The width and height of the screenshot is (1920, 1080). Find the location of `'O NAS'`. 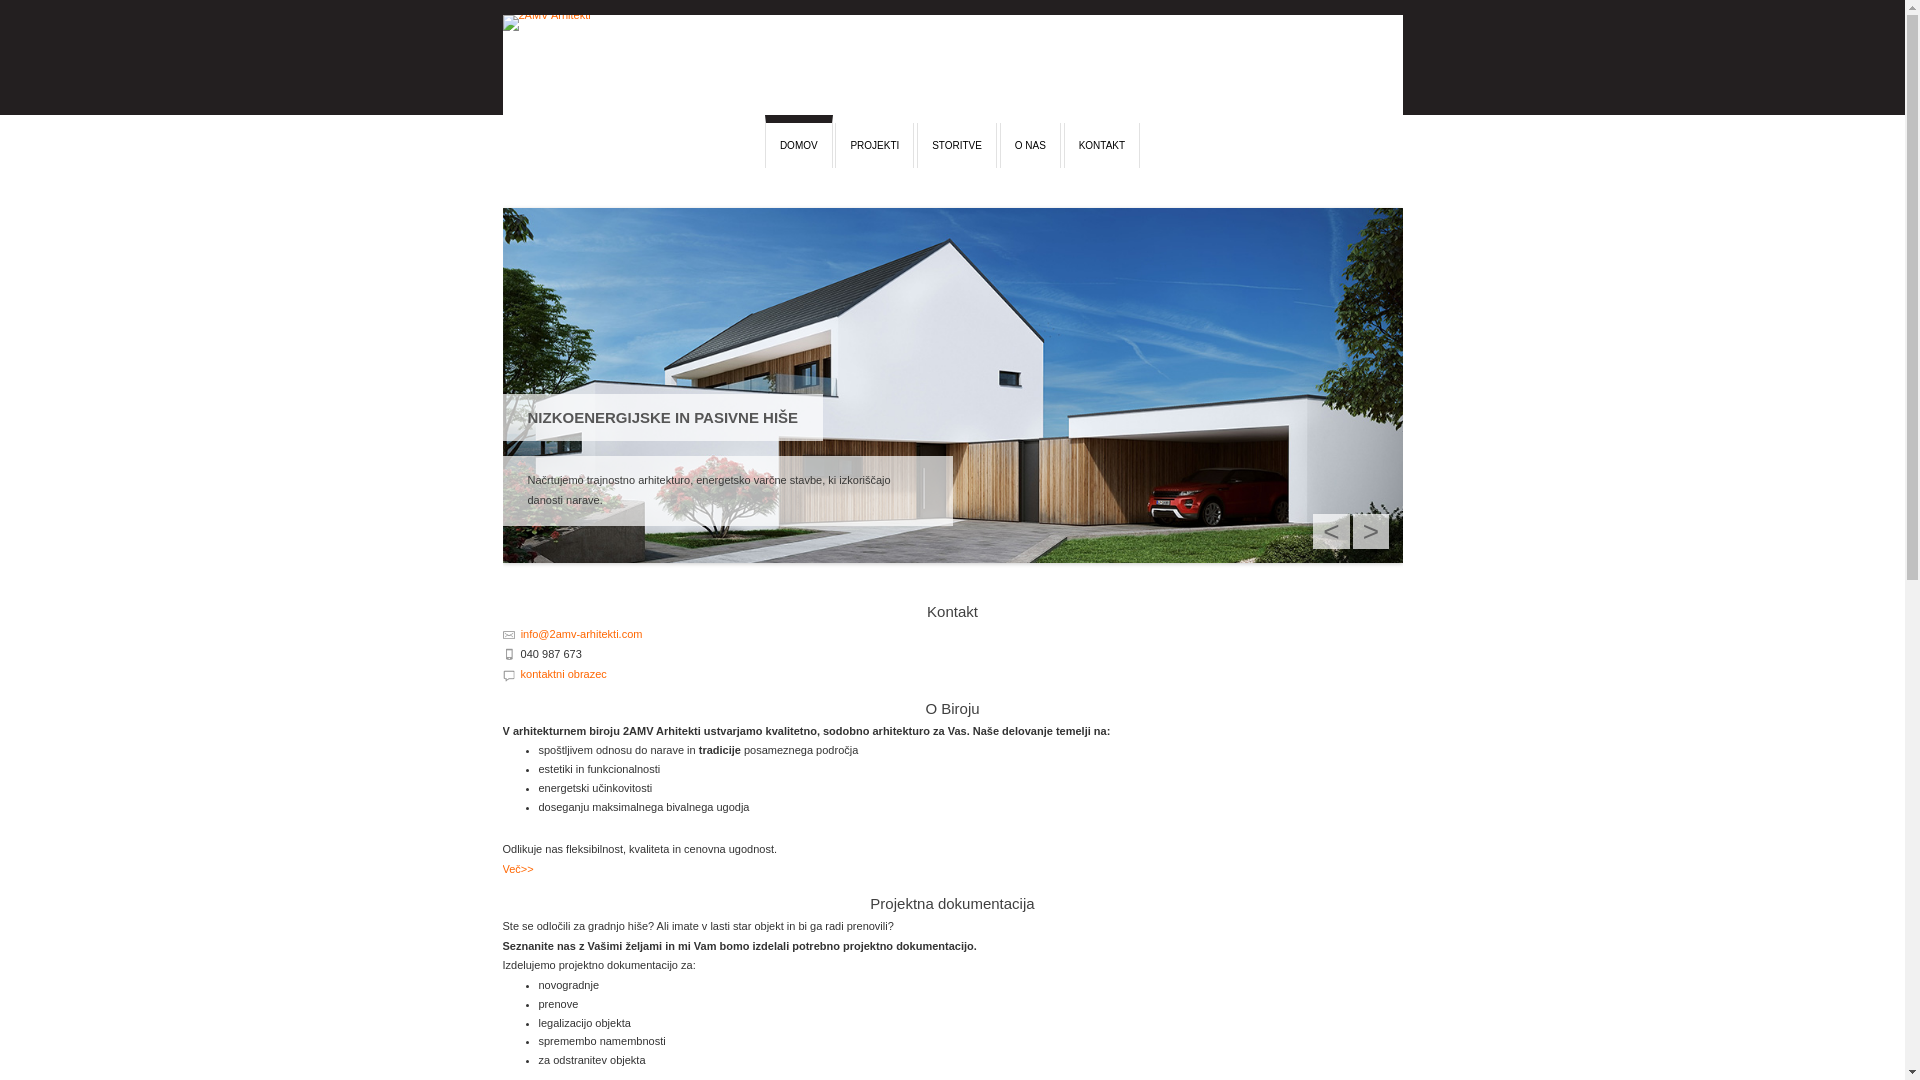

'O NAS' is located at coordinates (1030, 144).